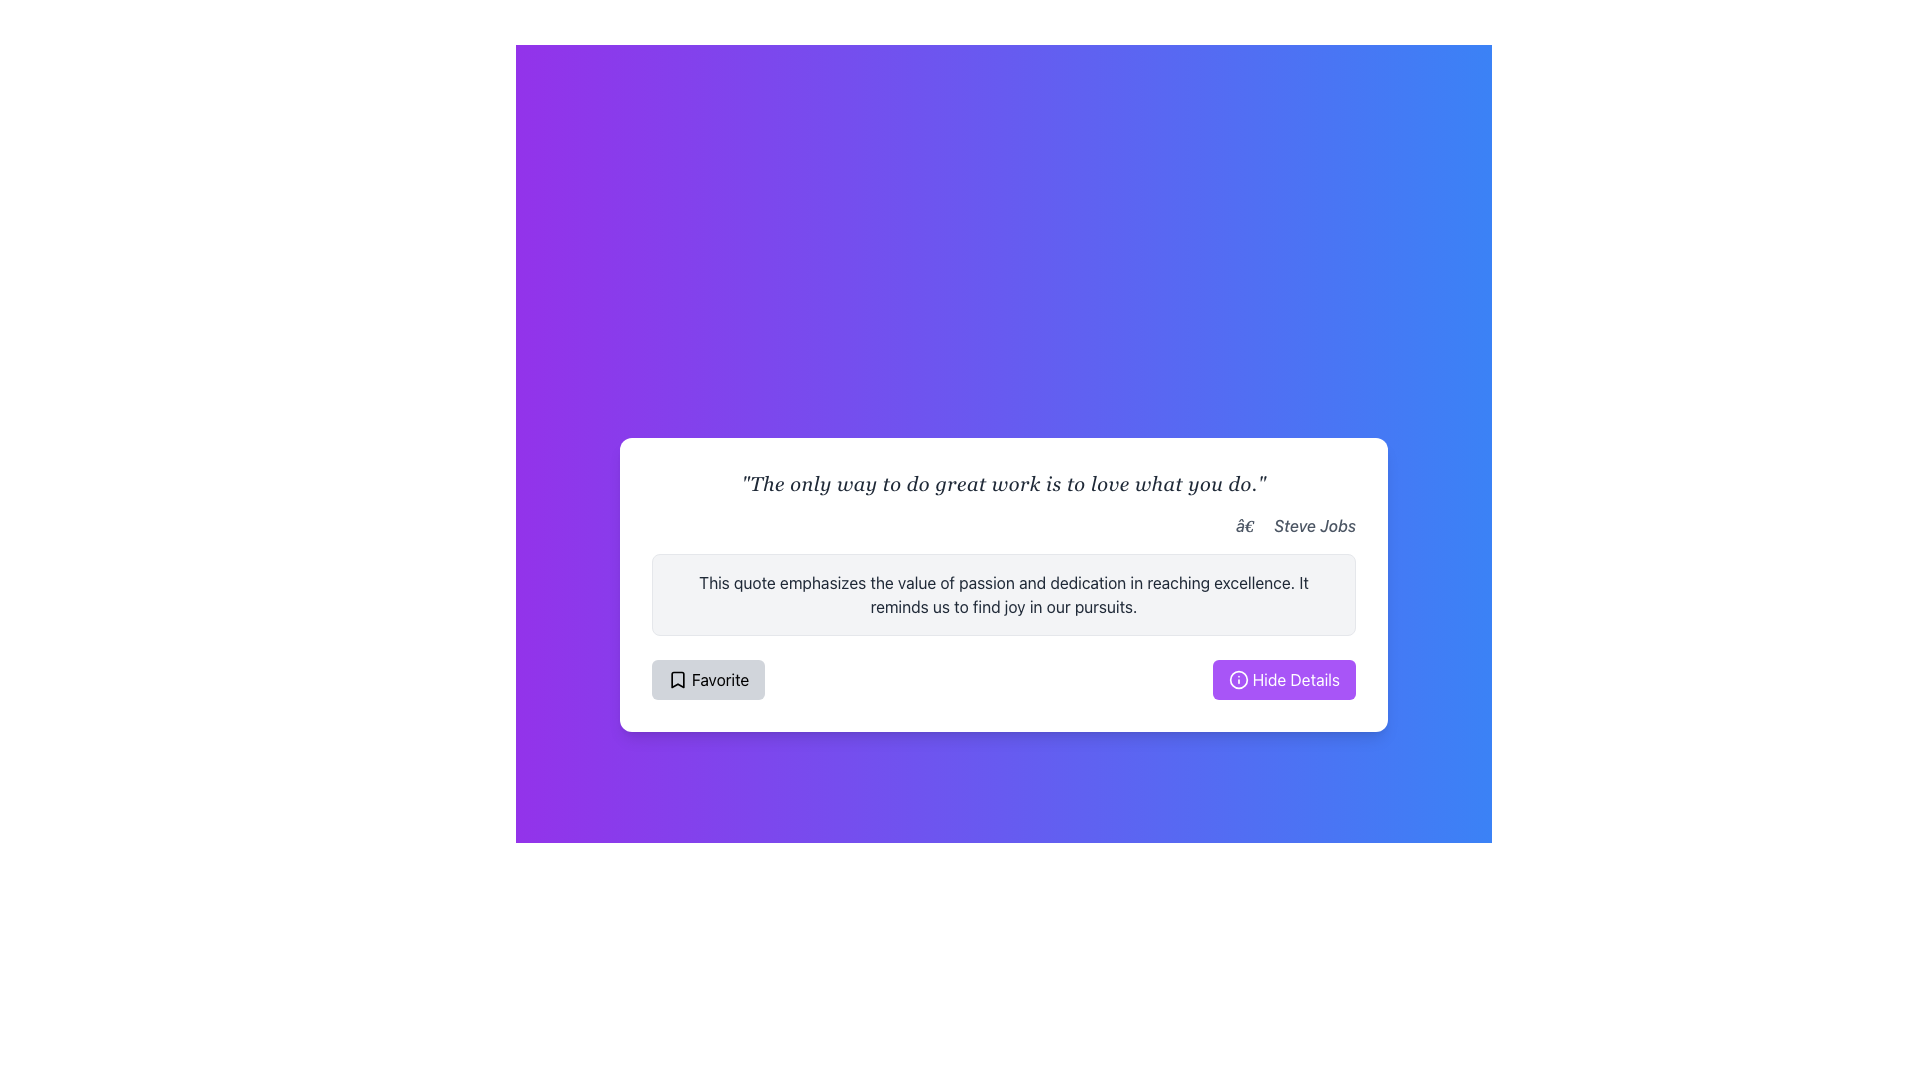 This screenshot has height=1080, width=1920. I want to click on the static text element that provides supplementary information about the main quote, located centrally above the 'Favorite' and 'Hide Details' buttons, so click(1003, 593).